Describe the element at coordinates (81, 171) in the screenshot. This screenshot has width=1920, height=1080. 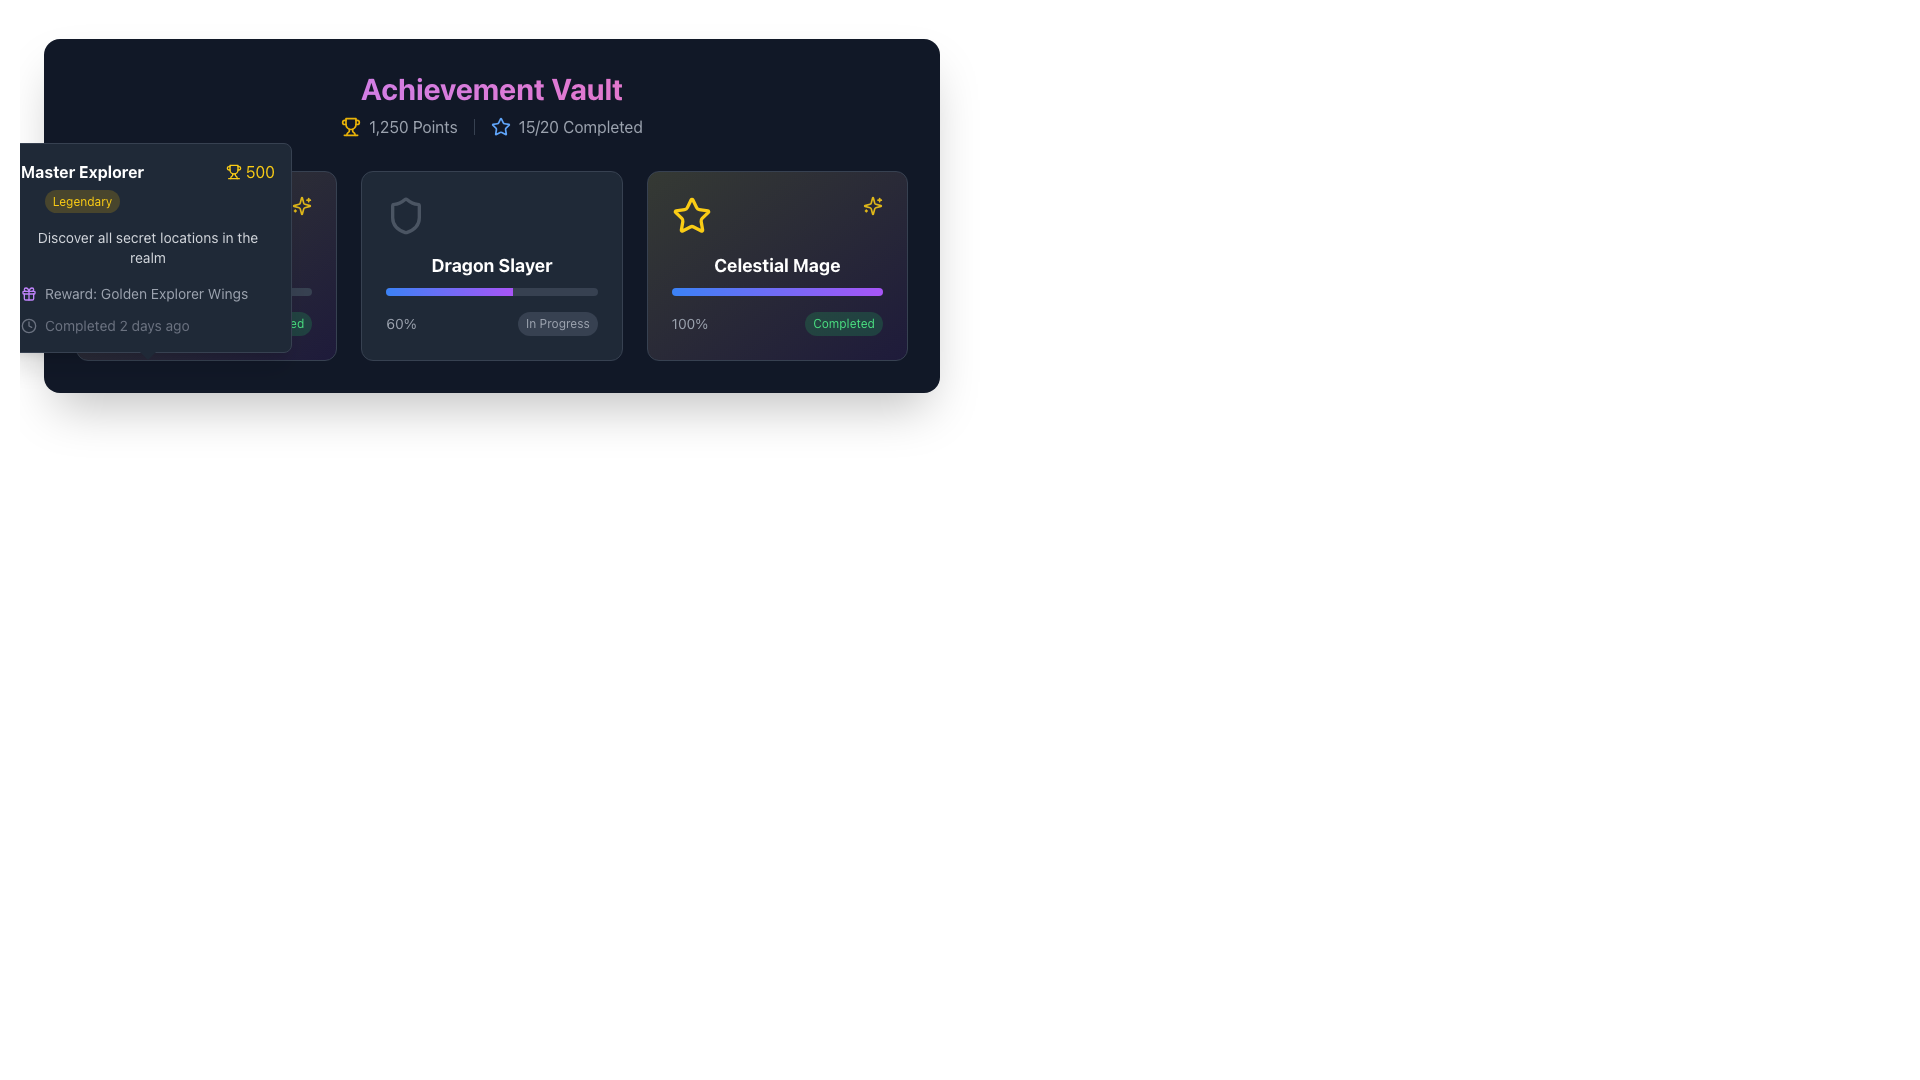
I see `the 'Master Explorer' text label, which is styled in bold white font and positioned at the top of a dark blue card interface` at that location.